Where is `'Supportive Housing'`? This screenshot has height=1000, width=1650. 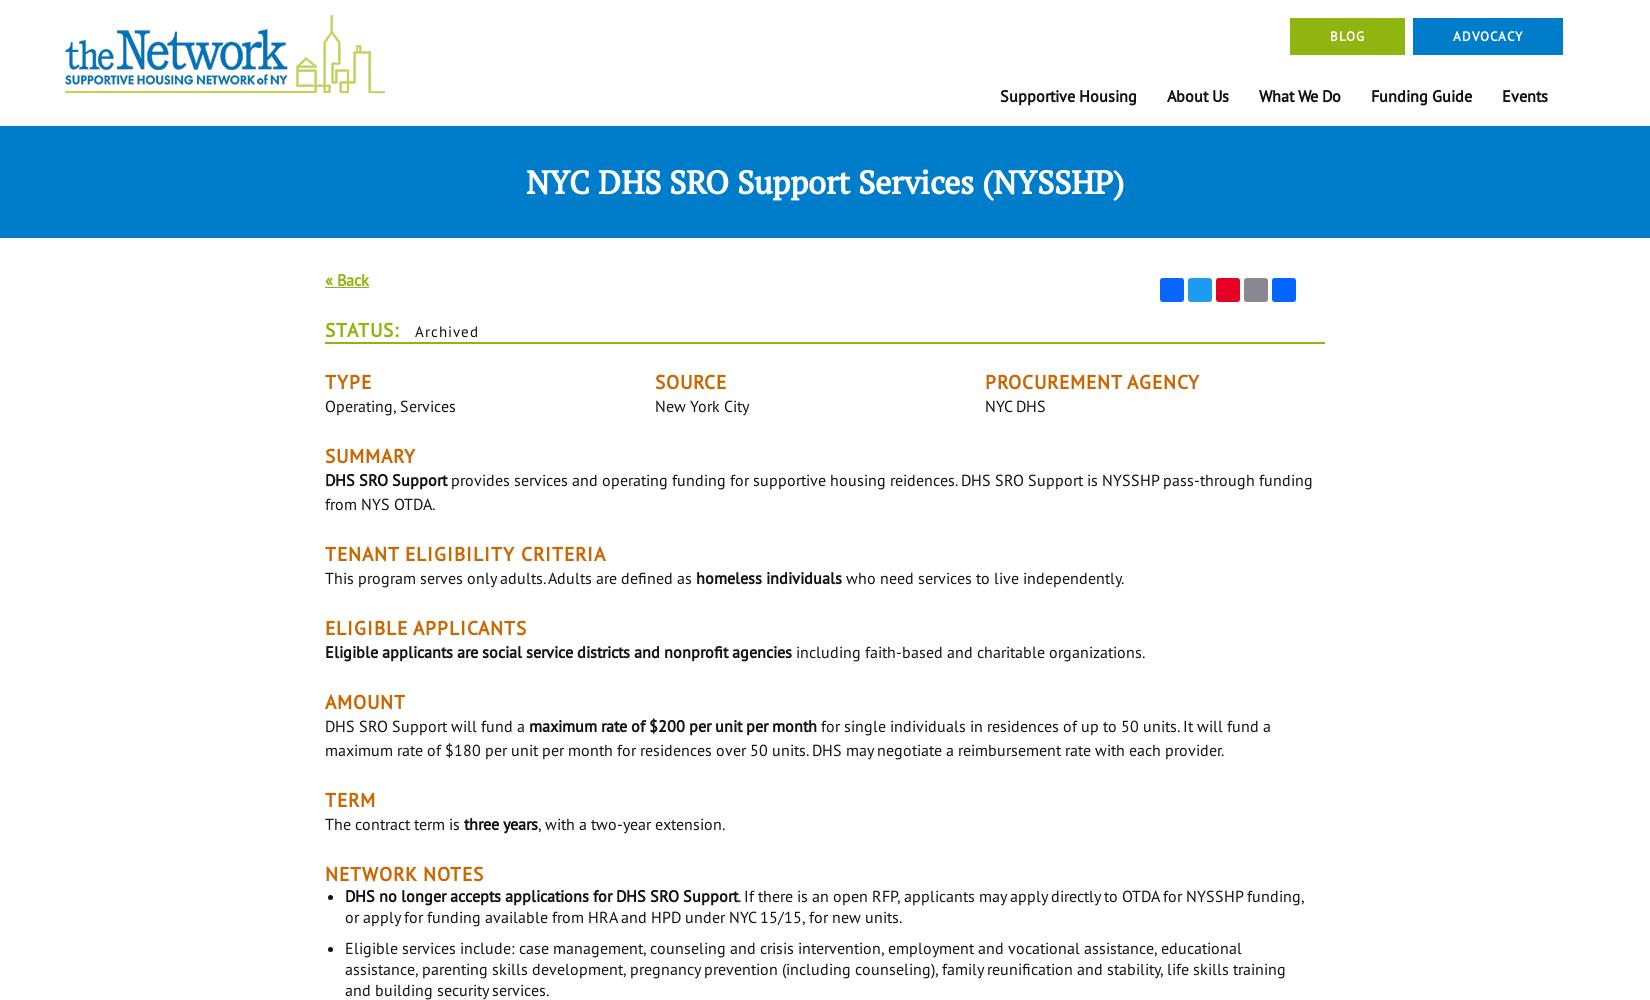
'Supportive Housing' is located at coordinates (1000, 95).